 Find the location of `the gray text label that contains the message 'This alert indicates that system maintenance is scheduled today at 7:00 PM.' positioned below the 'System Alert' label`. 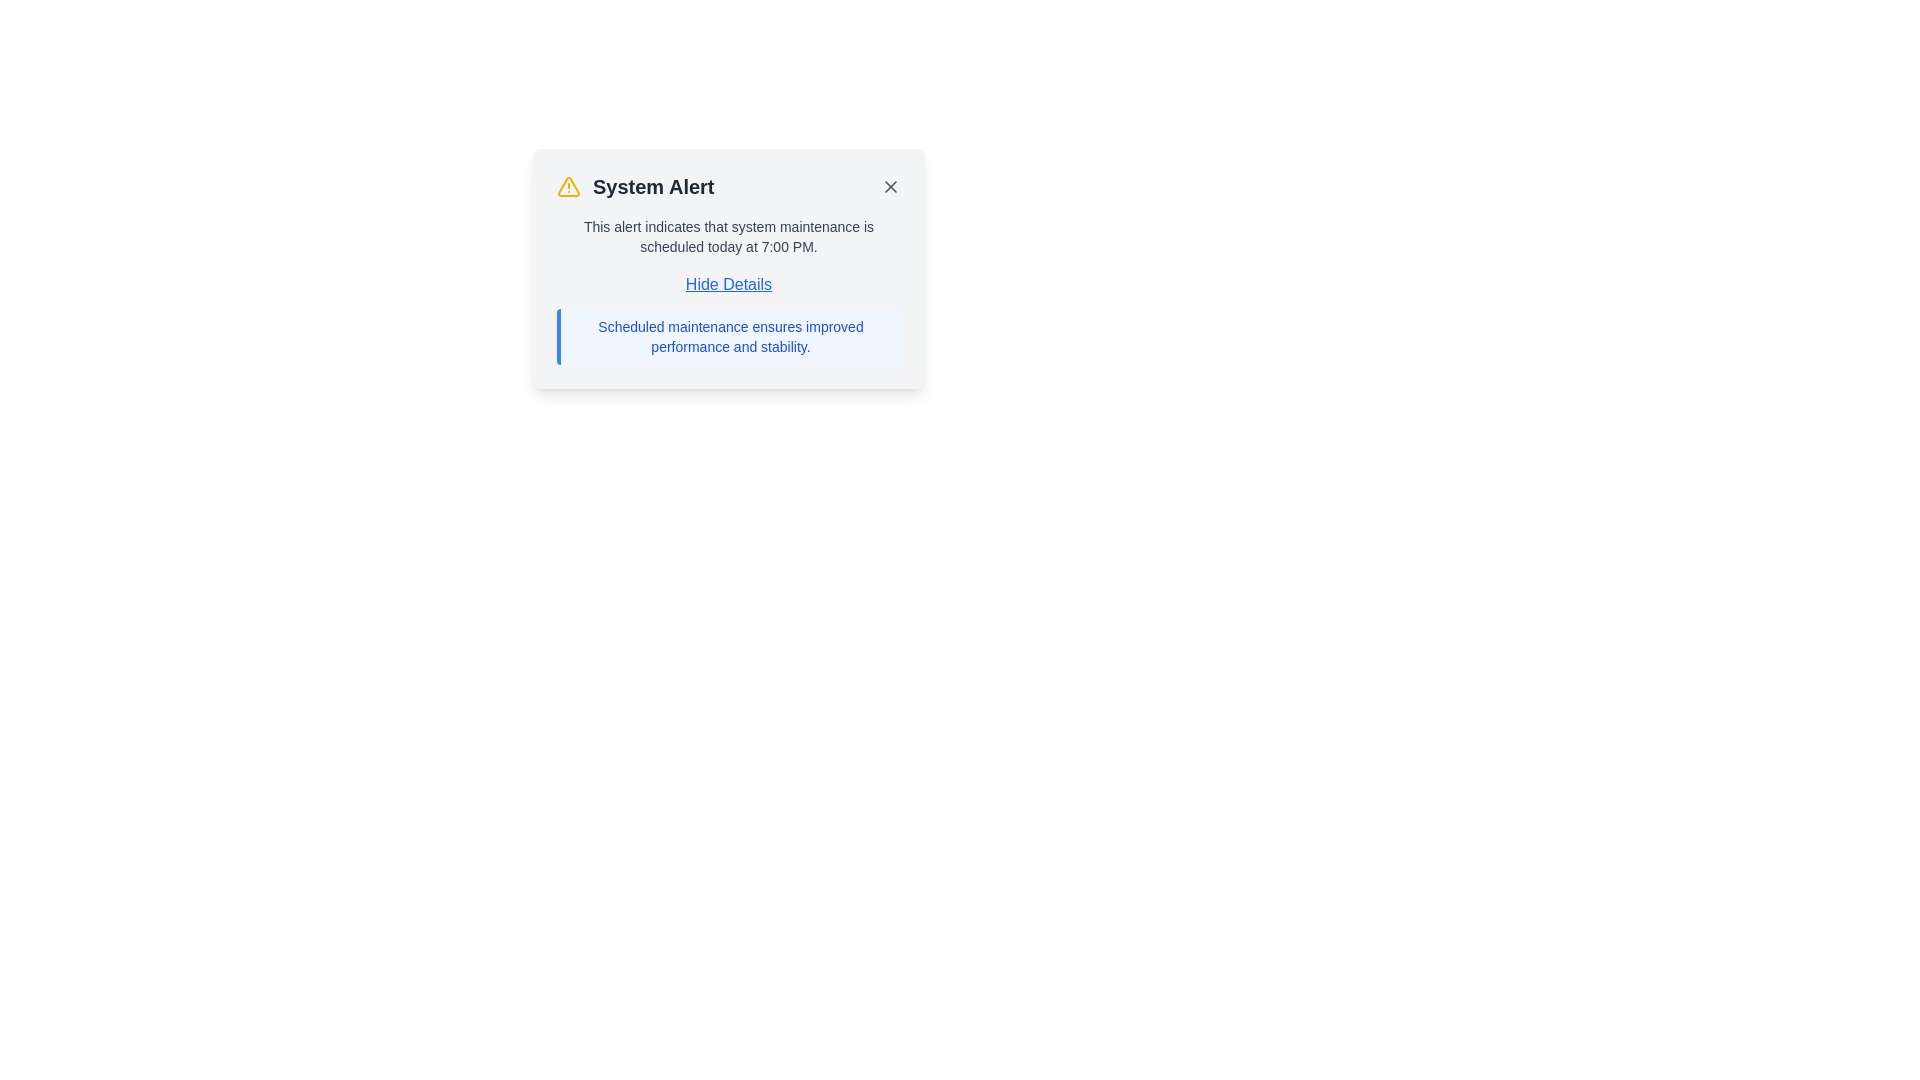

the gray text label that contains the message 'This alert indicates that system maintenance is scheduled today at 7:00 PM.' positioned below the 'System Alert' label is located at coordinates (728, 235).